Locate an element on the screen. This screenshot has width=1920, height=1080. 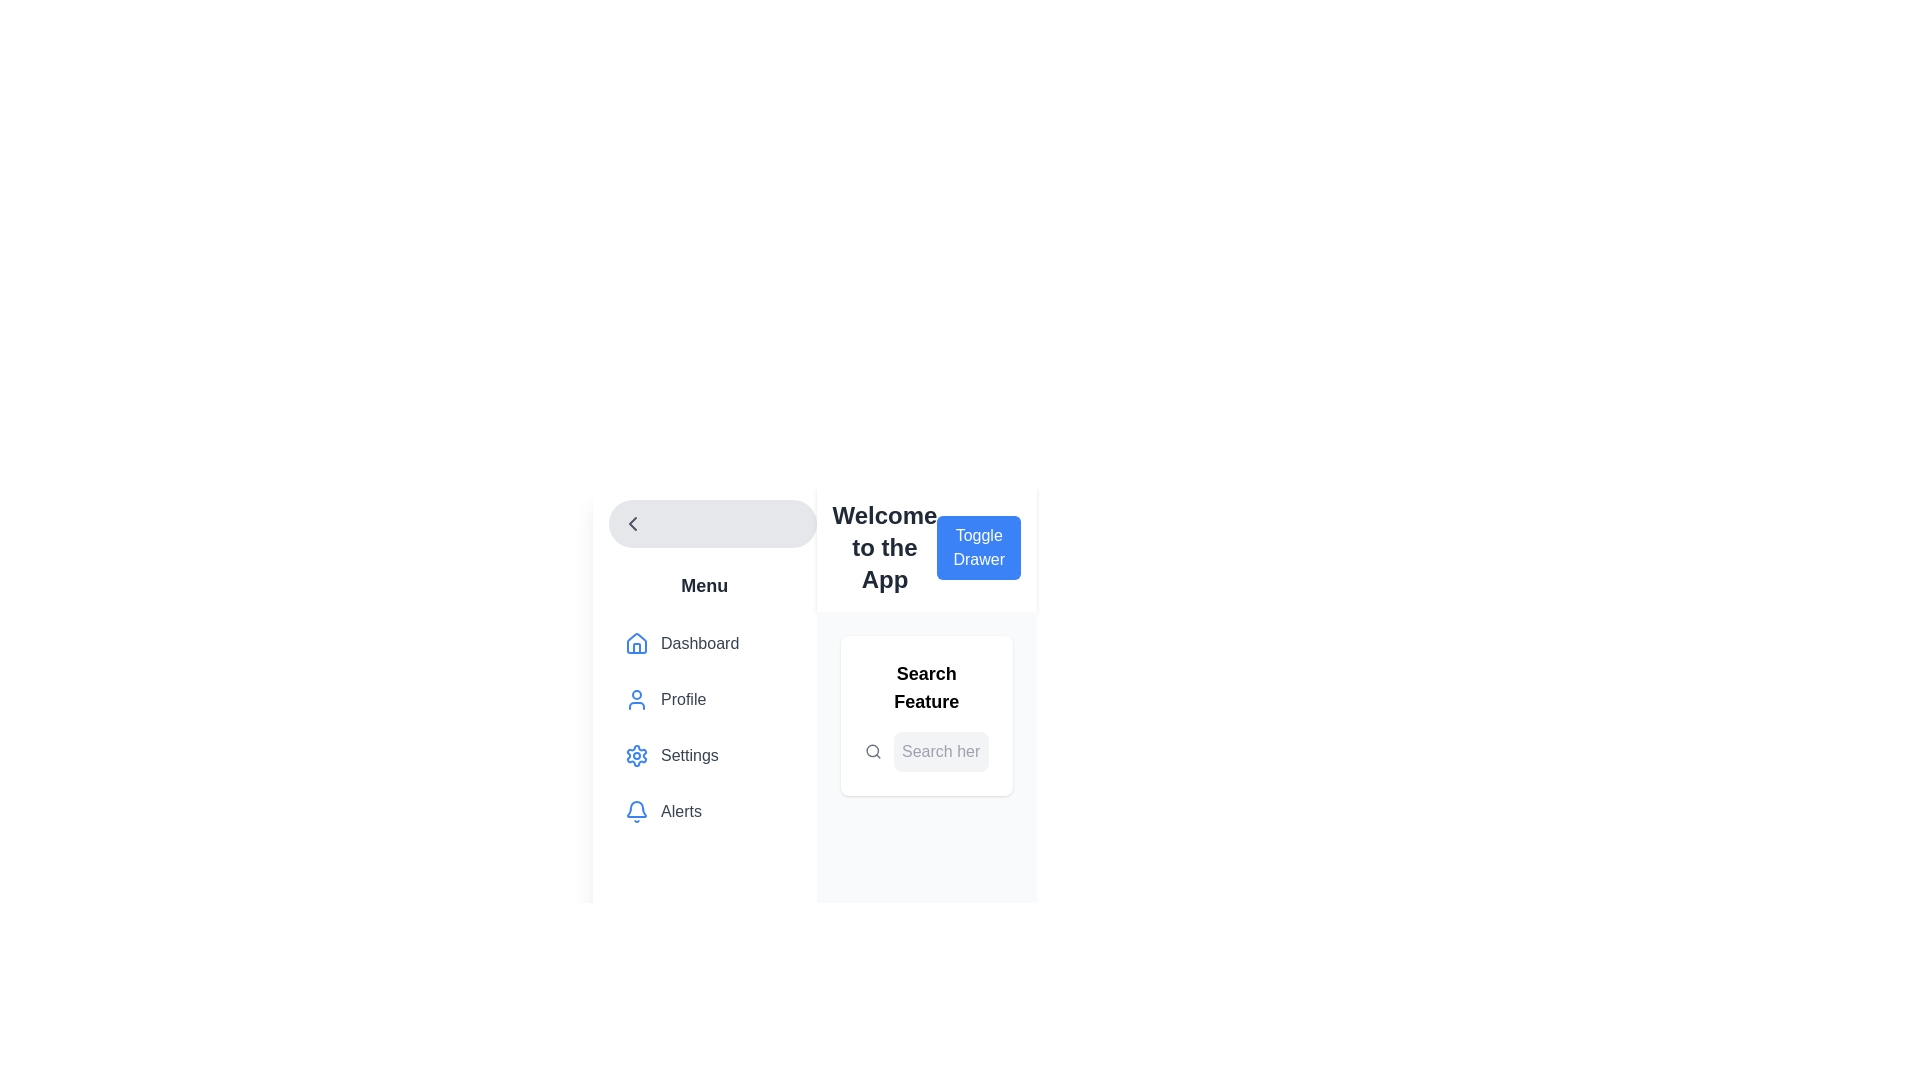
the button located in the third position of the vertical navigation list is located at coordinates (704, 756).